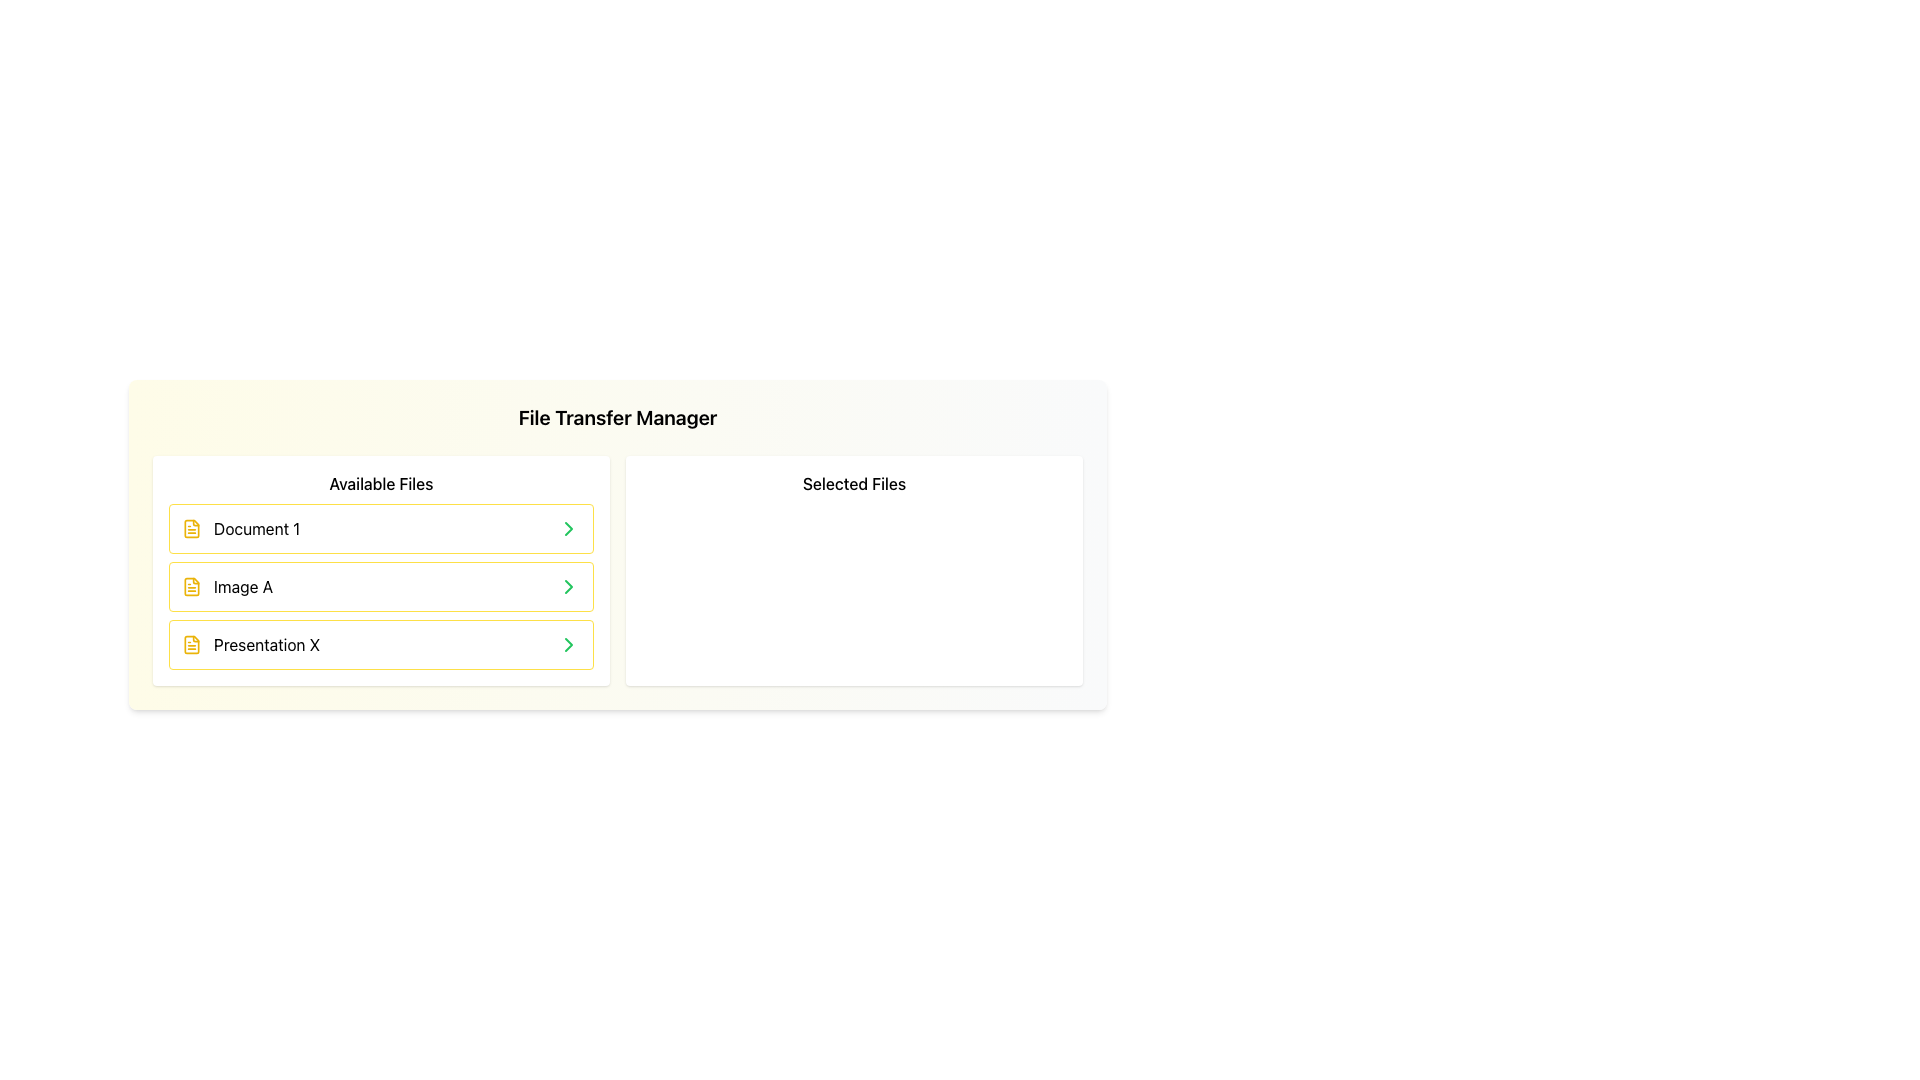  Describe the element at coordinates (568, 527) in the screenshot. I see `the small right-facing chevron arrow icon located in the second row of the 'Available Files' section, aligned to the far right of the row associated with 'Image A'` at that location.